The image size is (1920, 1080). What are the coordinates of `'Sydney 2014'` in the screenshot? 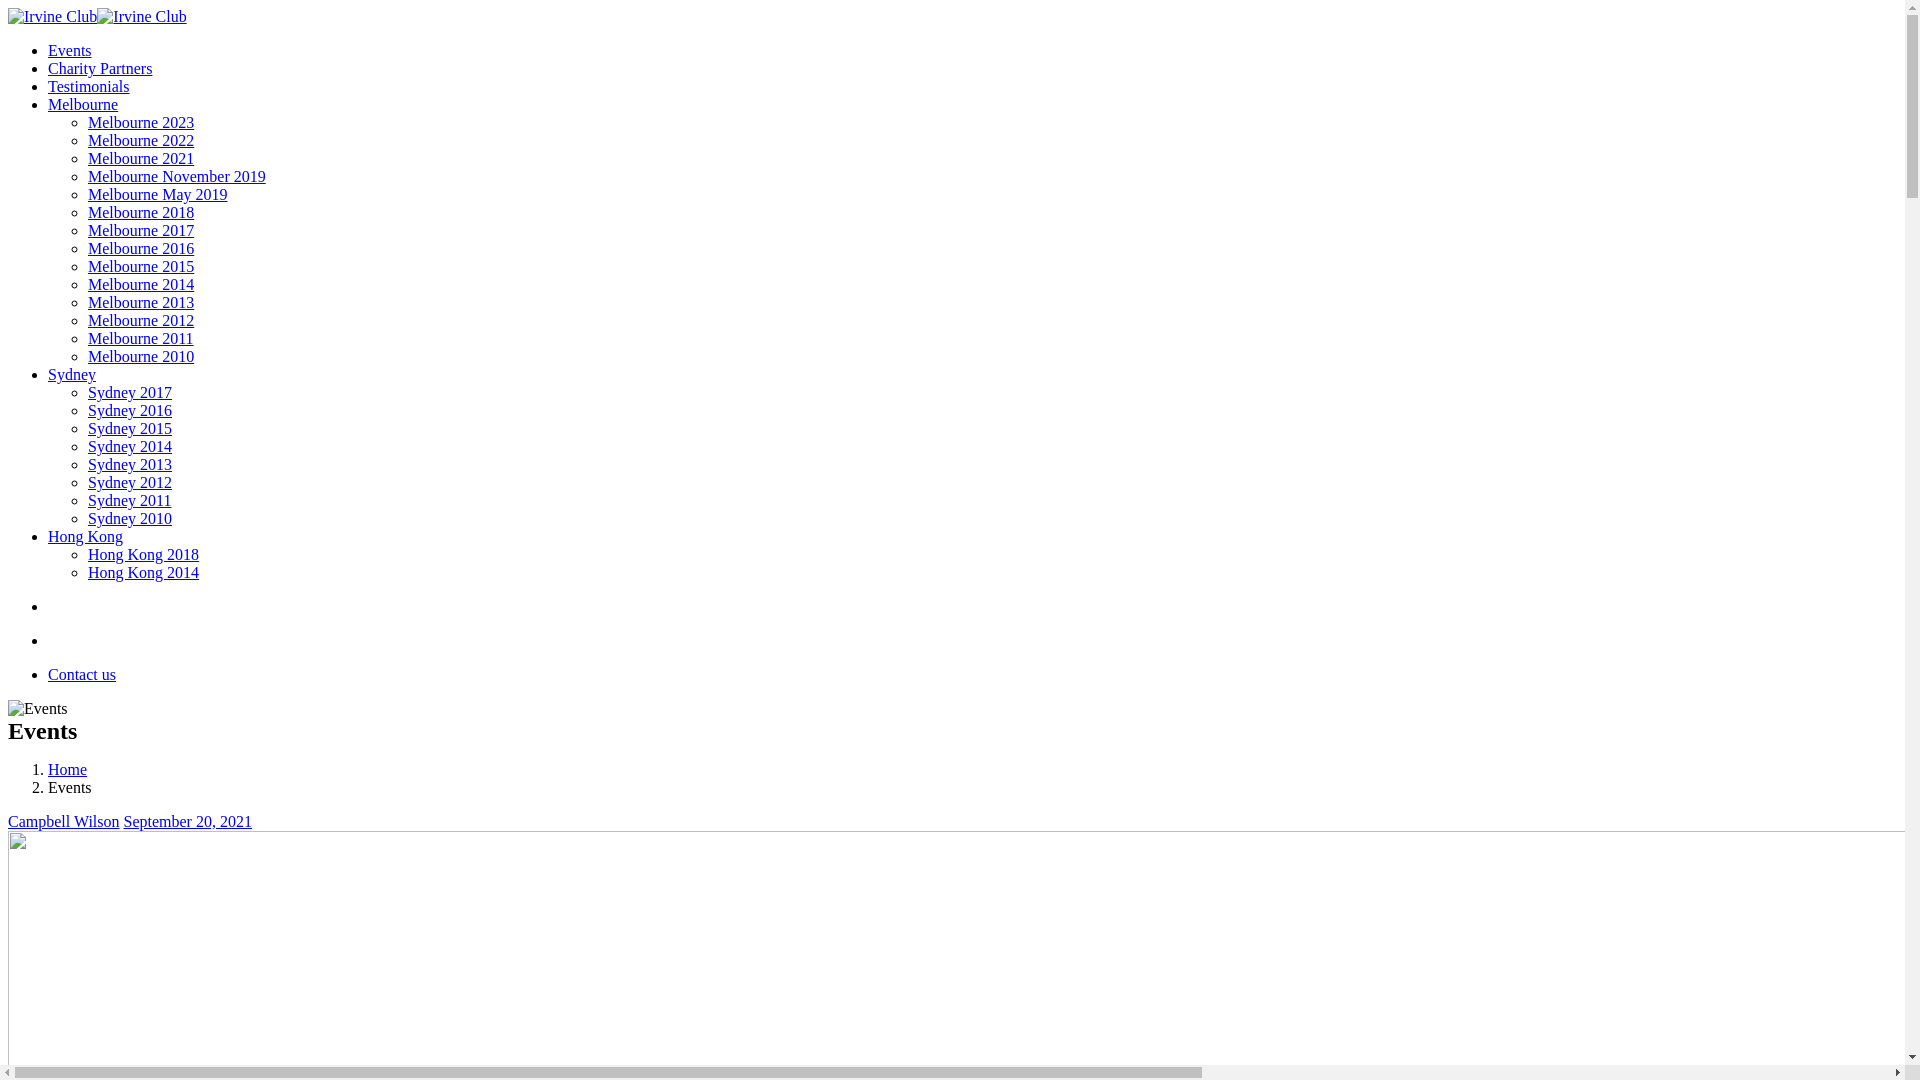 It's located at (128, 445).